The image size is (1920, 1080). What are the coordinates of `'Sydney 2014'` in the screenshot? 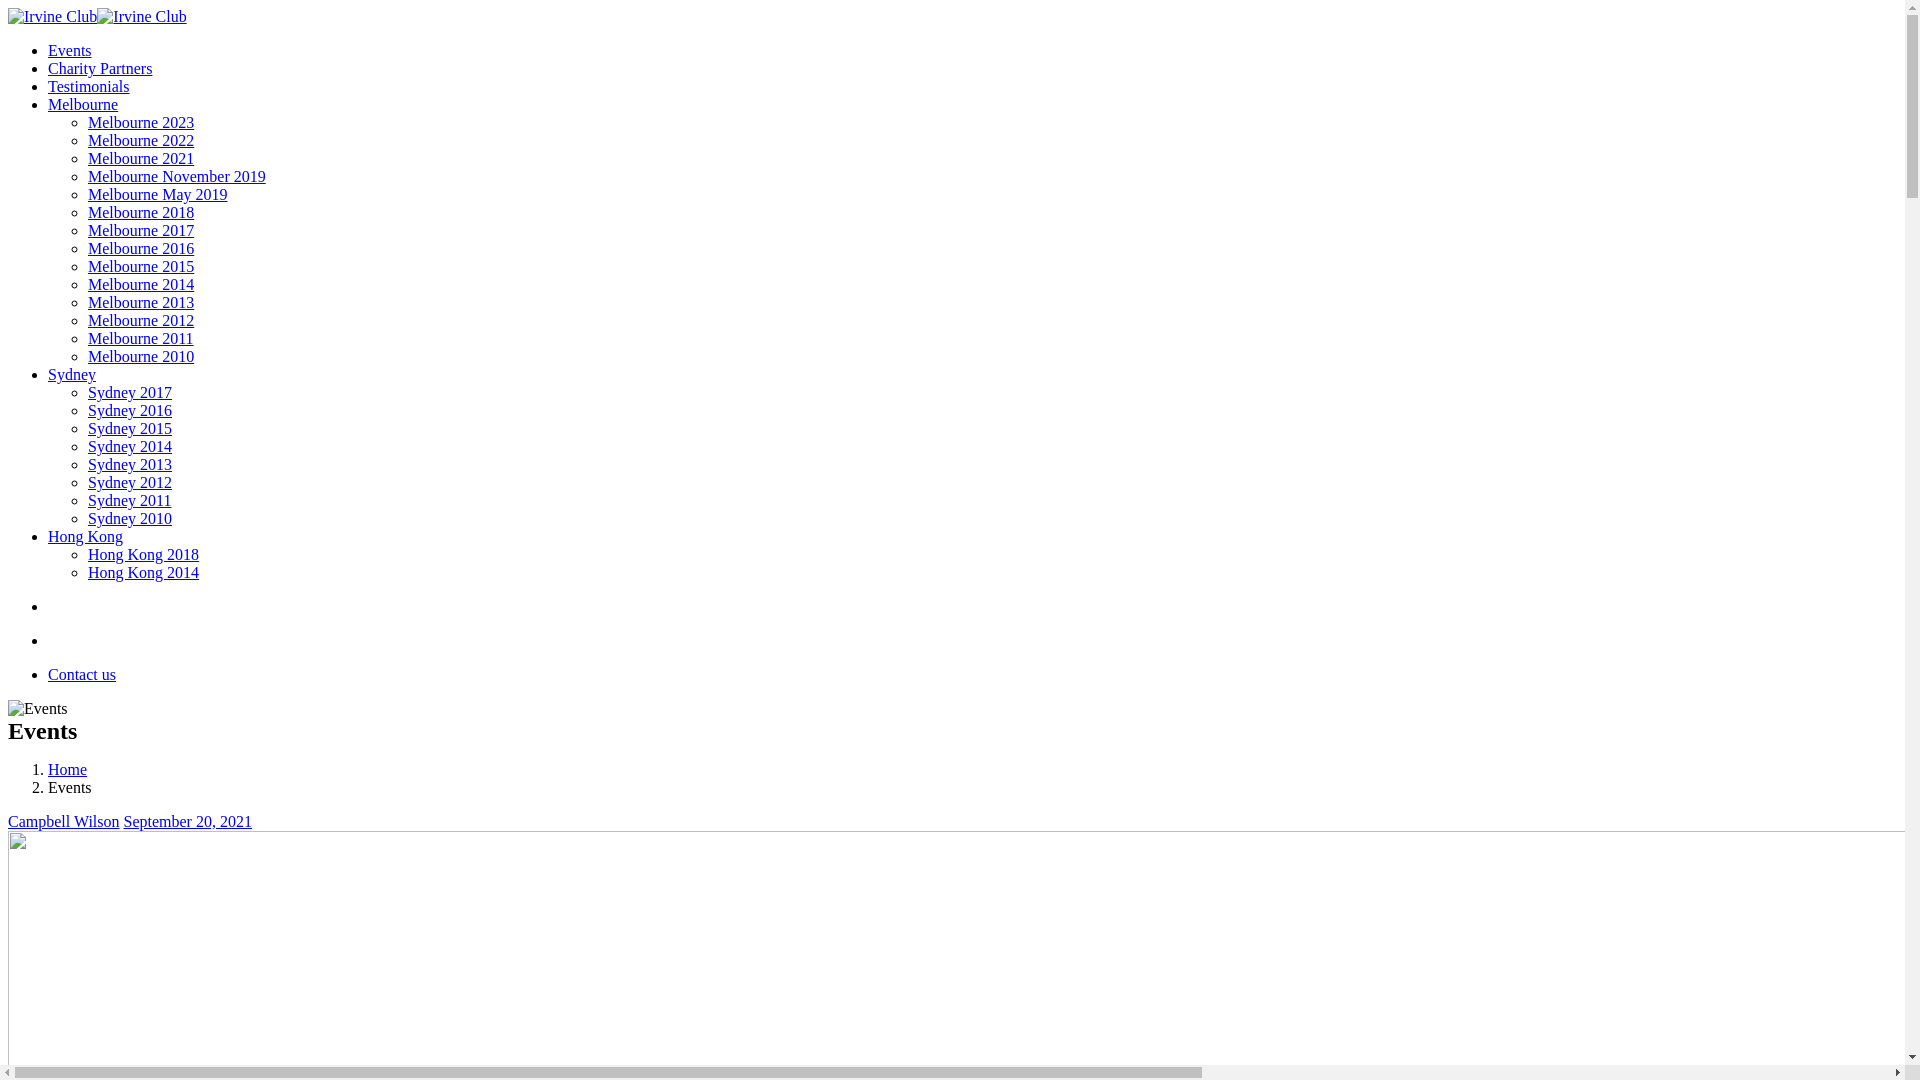 It's located at (128, 445).